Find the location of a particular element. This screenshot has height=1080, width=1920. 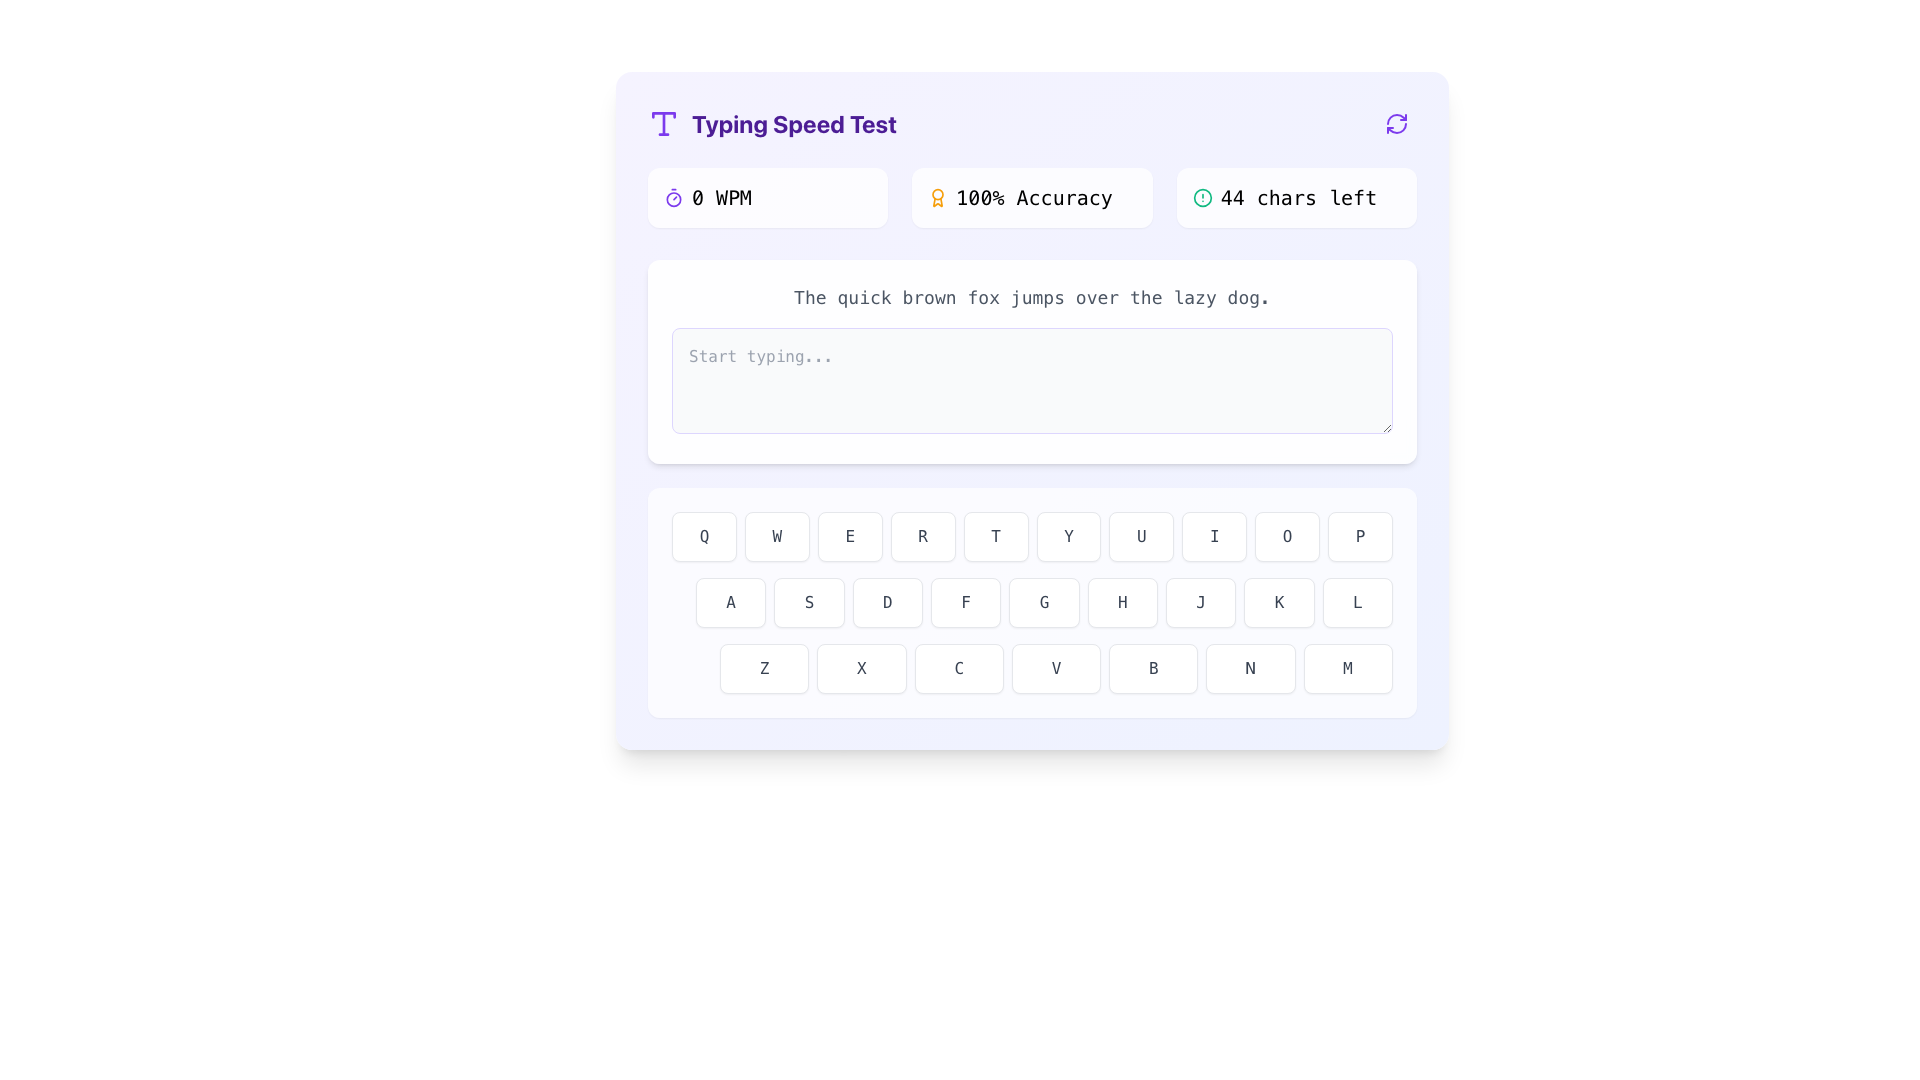

the refresh button located at the top-right corner of the interface header, aligned with the title 'Typing Speed Test' is located at coordinates (1395, 123).